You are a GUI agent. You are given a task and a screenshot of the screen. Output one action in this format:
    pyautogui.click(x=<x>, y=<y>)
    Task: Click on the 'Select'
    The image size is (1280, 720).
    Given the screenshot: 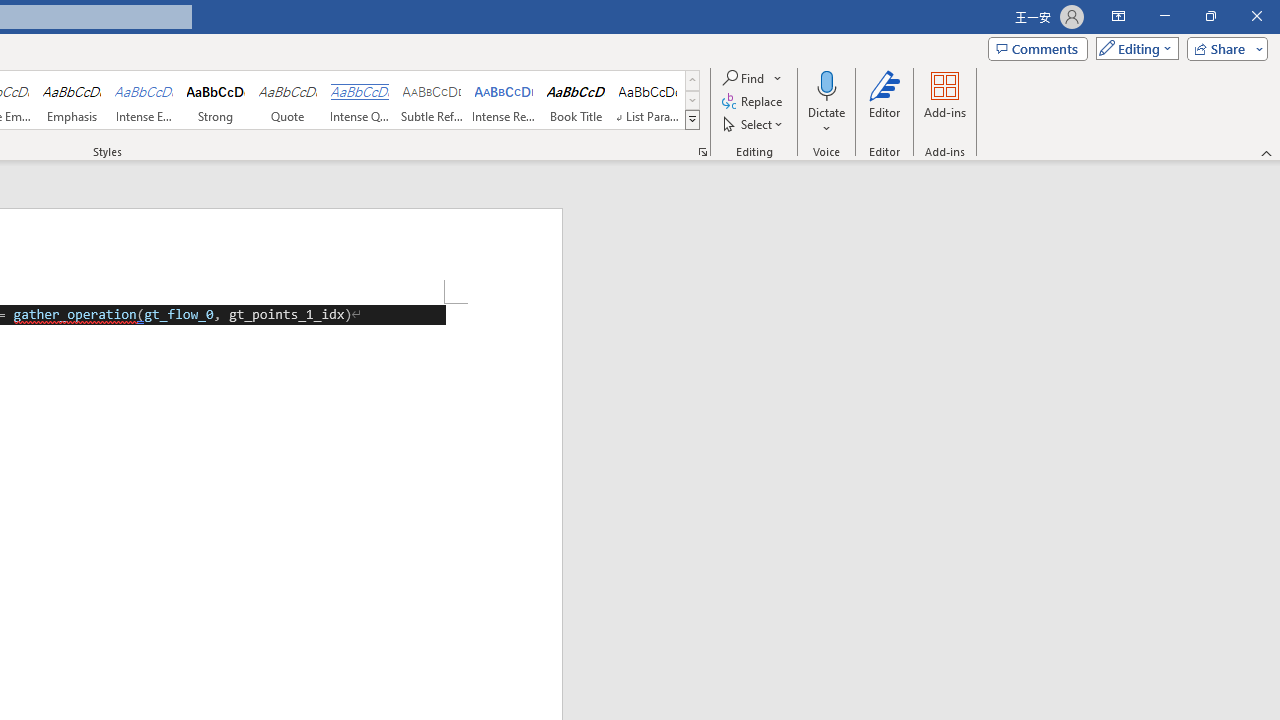 What is the action you would take?
    pyautogui.click(x=753, y=124)
    